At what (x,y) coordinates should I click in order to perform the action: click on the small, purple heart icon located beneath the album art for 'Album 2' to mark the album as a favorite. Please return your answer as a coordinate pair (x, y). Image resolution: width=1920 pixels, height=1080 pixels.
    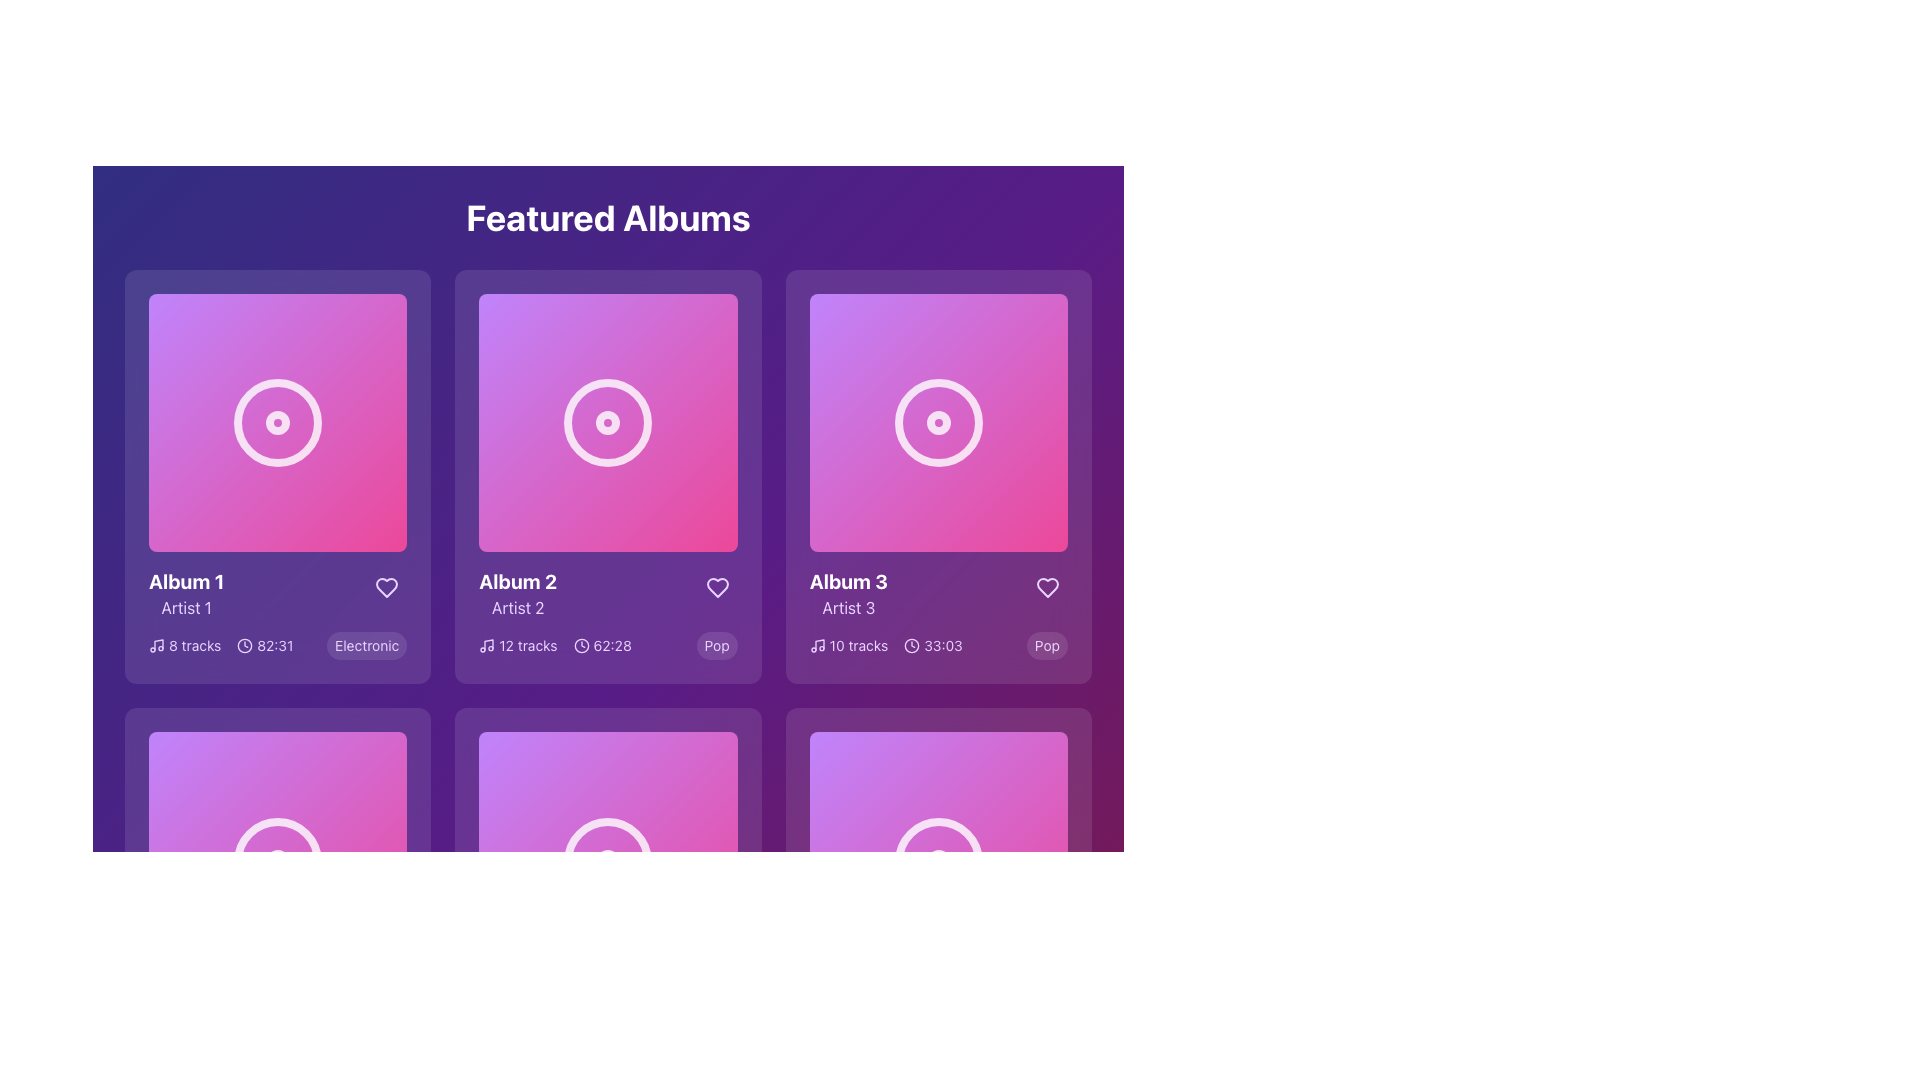
    Looking at the image, I should click on (717, 587).